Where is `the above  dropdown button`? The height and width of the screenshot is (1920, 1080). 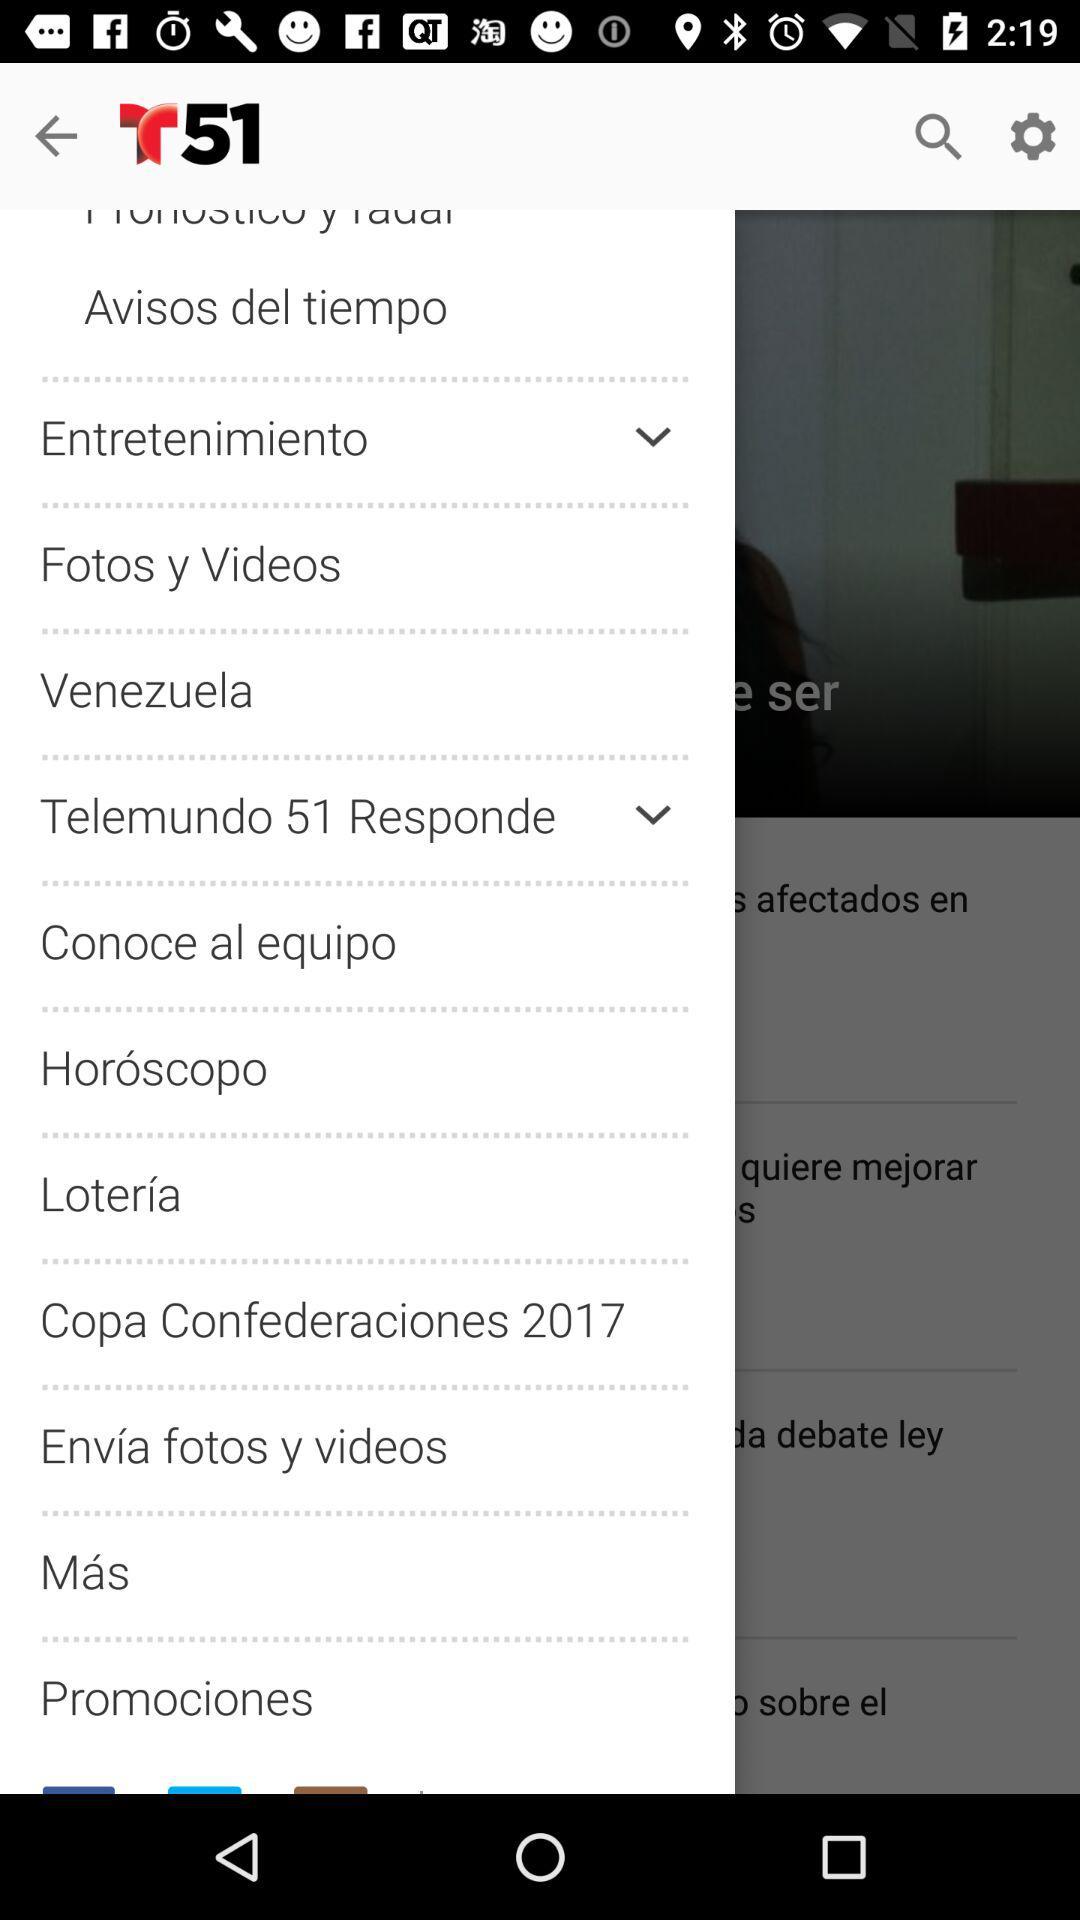 the above  dropdown button is located at coordinates (652, 436).